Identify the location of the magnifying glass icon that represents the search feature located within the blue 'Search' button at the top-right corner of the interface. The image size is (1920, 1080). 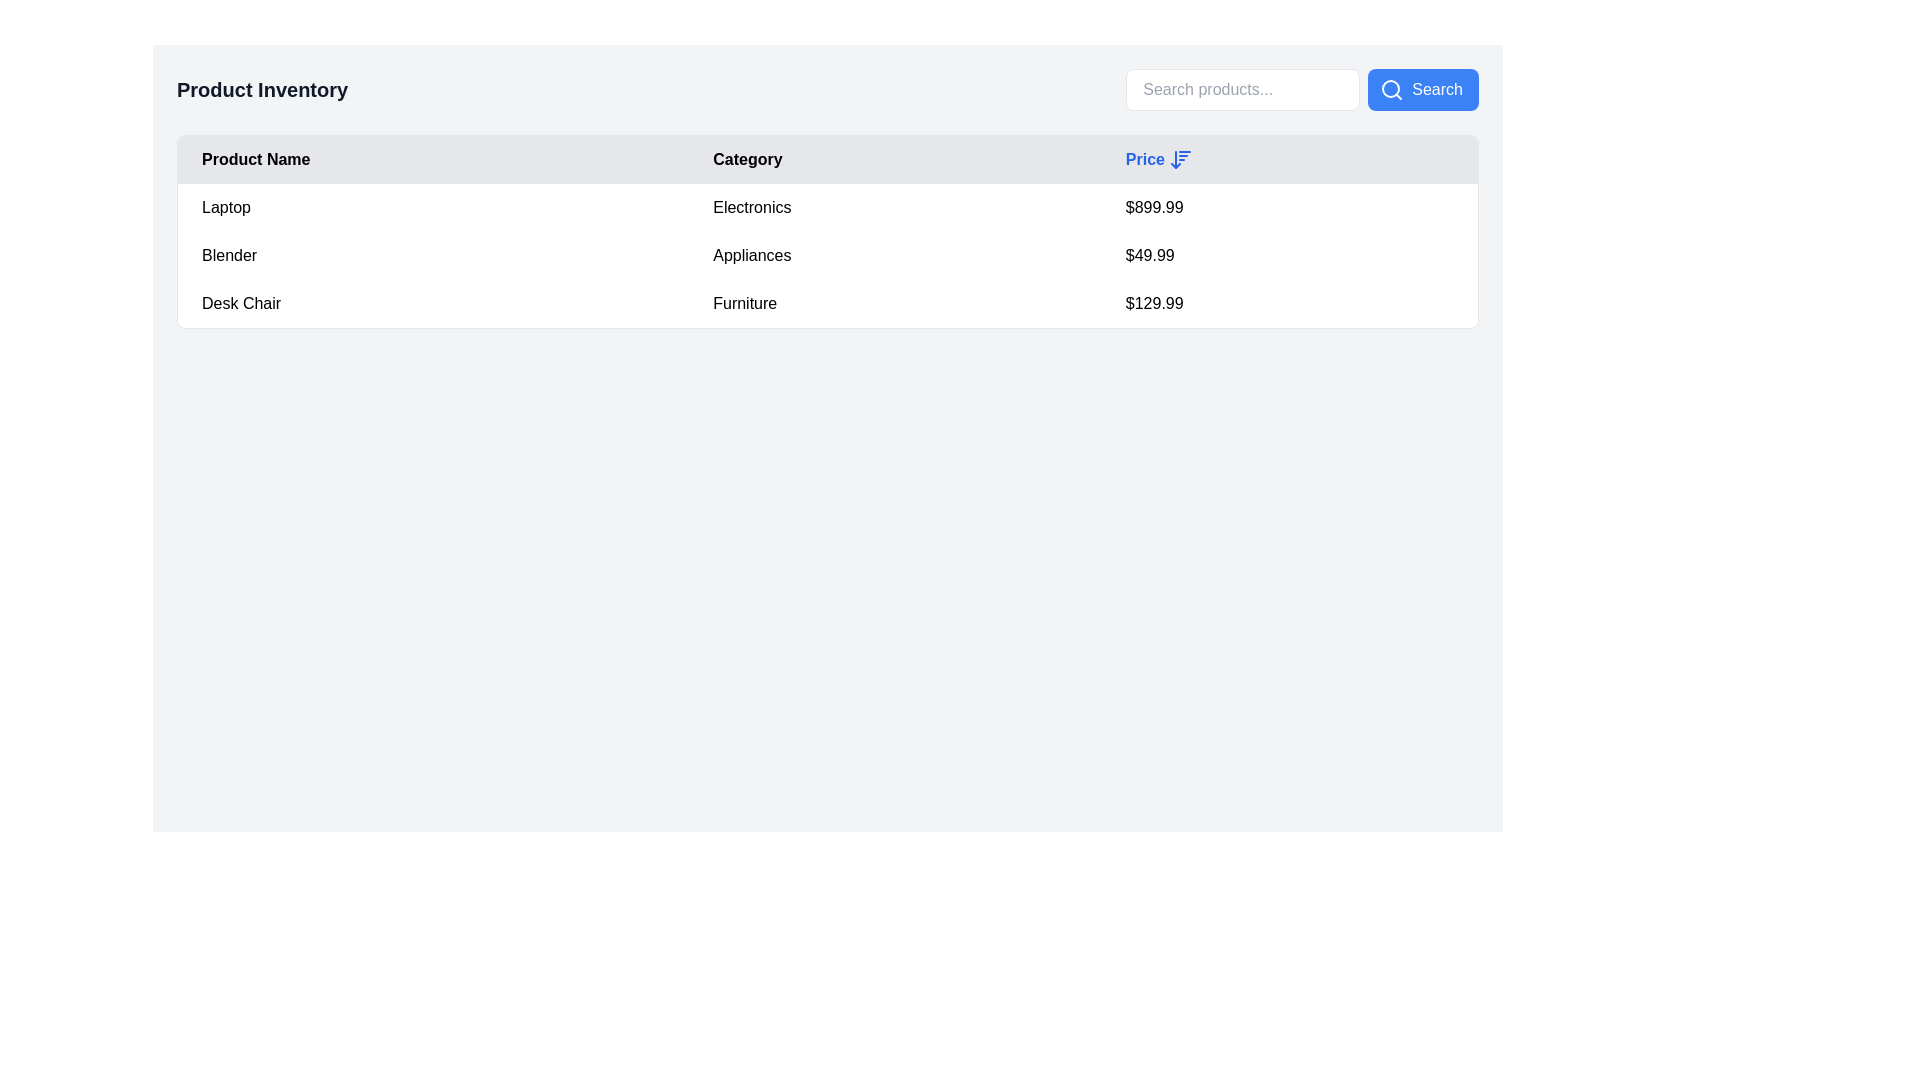
(1391, 88).